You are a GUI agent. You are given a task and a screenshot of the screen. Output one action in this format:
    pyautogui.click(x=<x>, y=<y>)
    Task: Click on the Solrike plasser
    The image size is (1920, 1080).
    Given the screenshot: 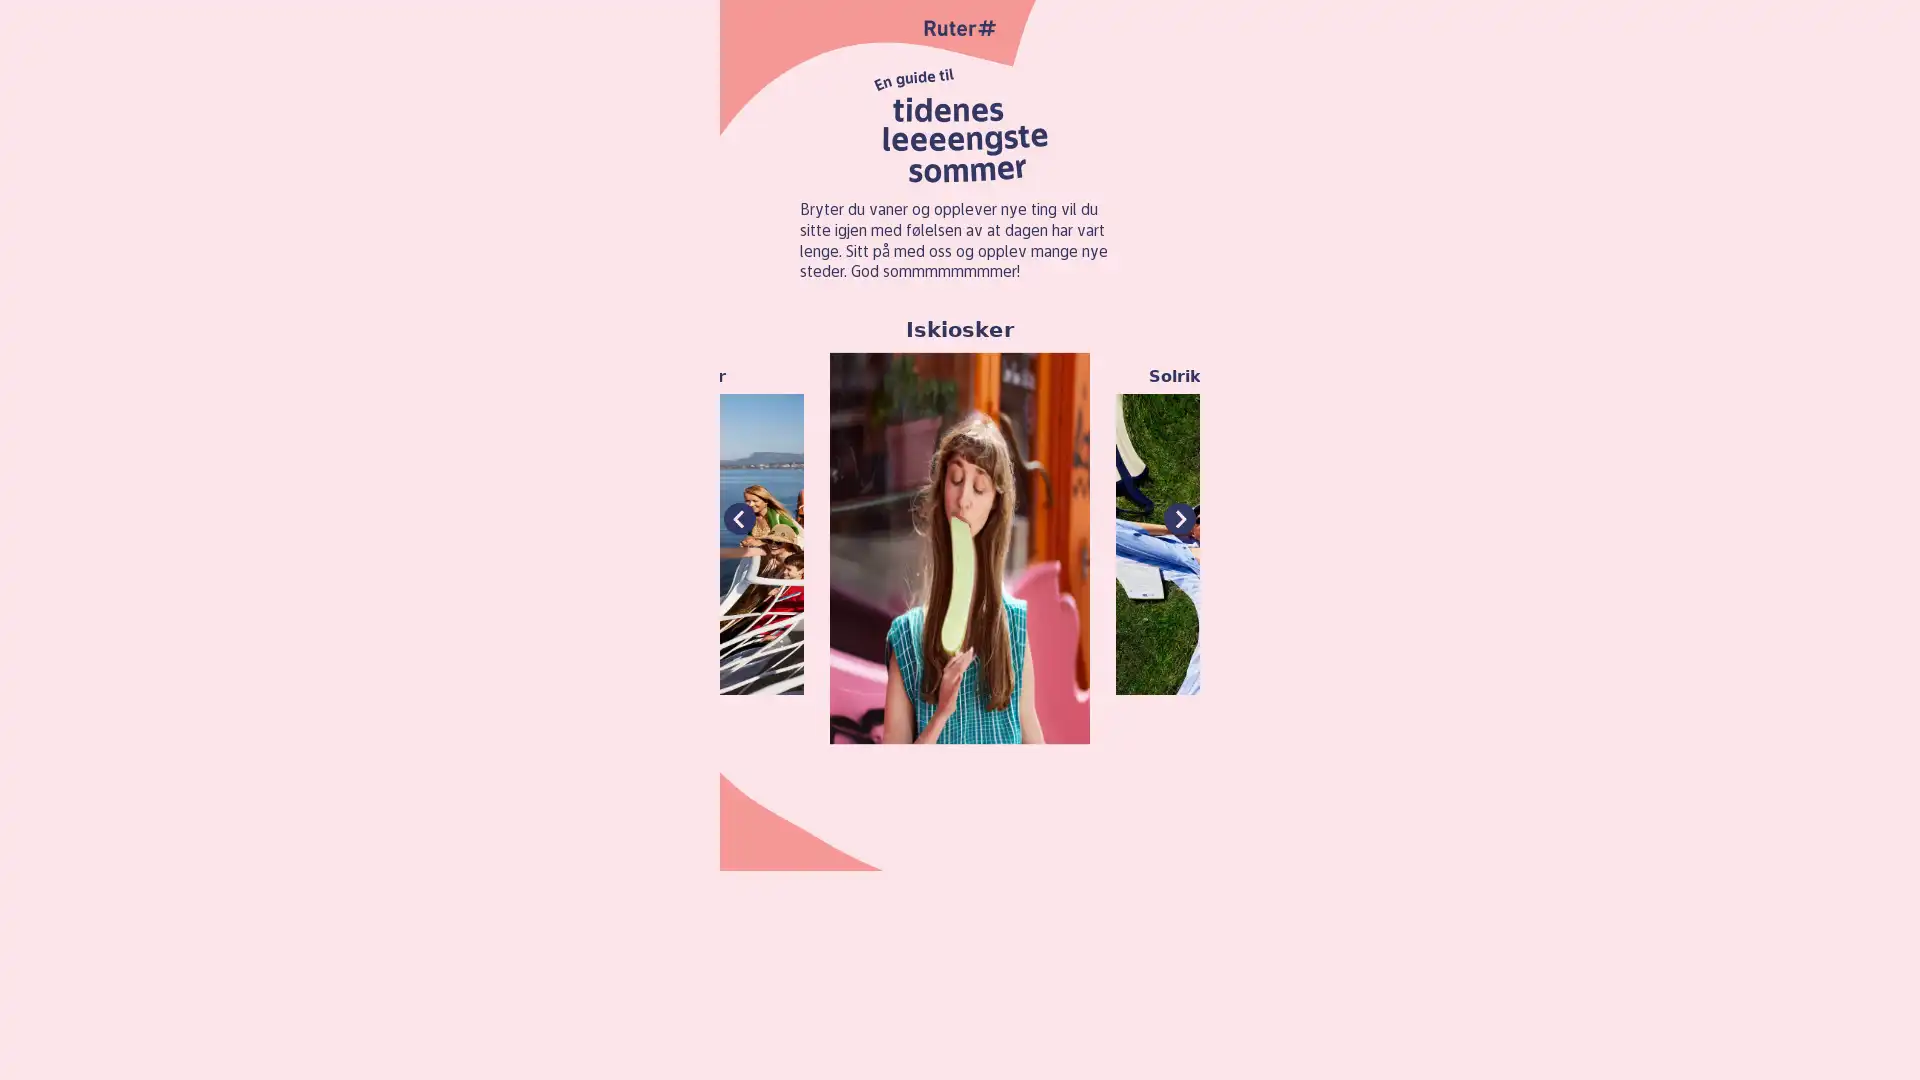 What is the action you would take?
    pyautogui.click(x=1214, y=530)
    